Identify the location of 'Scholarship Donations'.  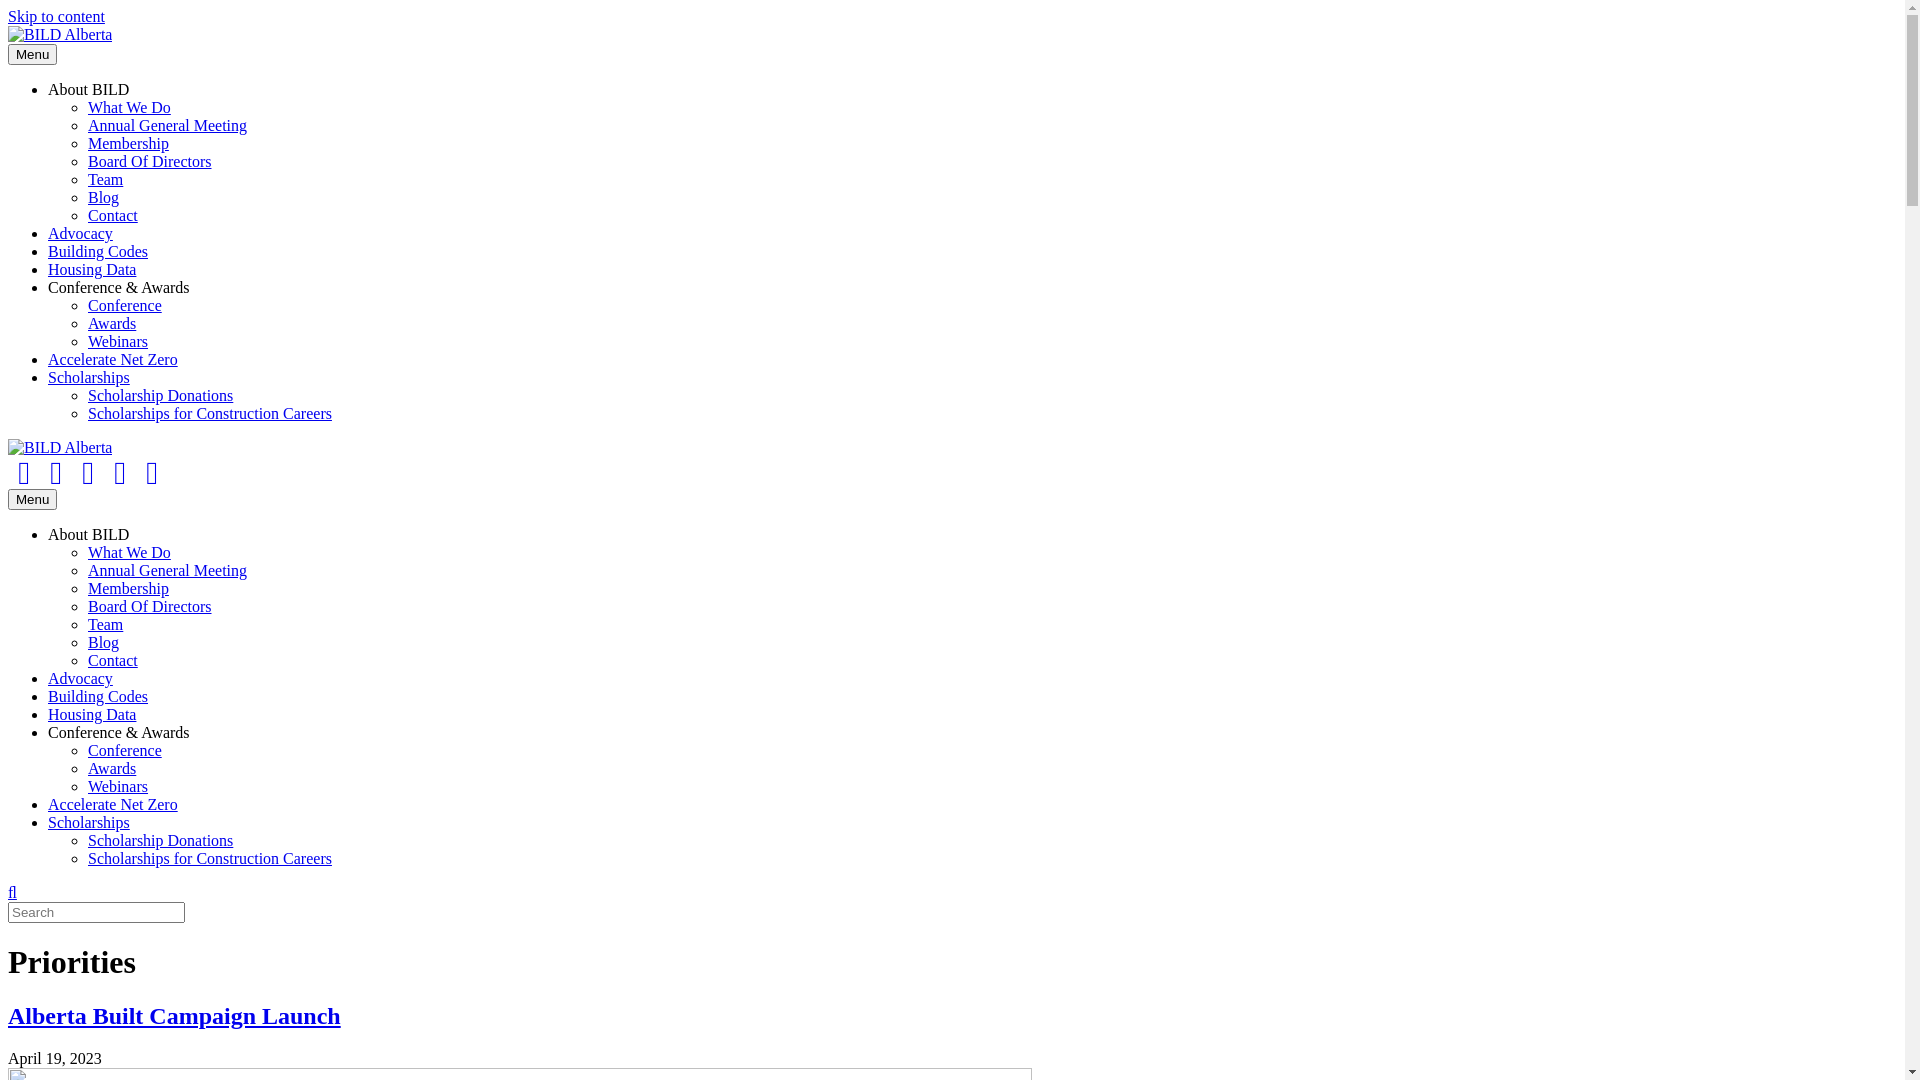
(160, 840).